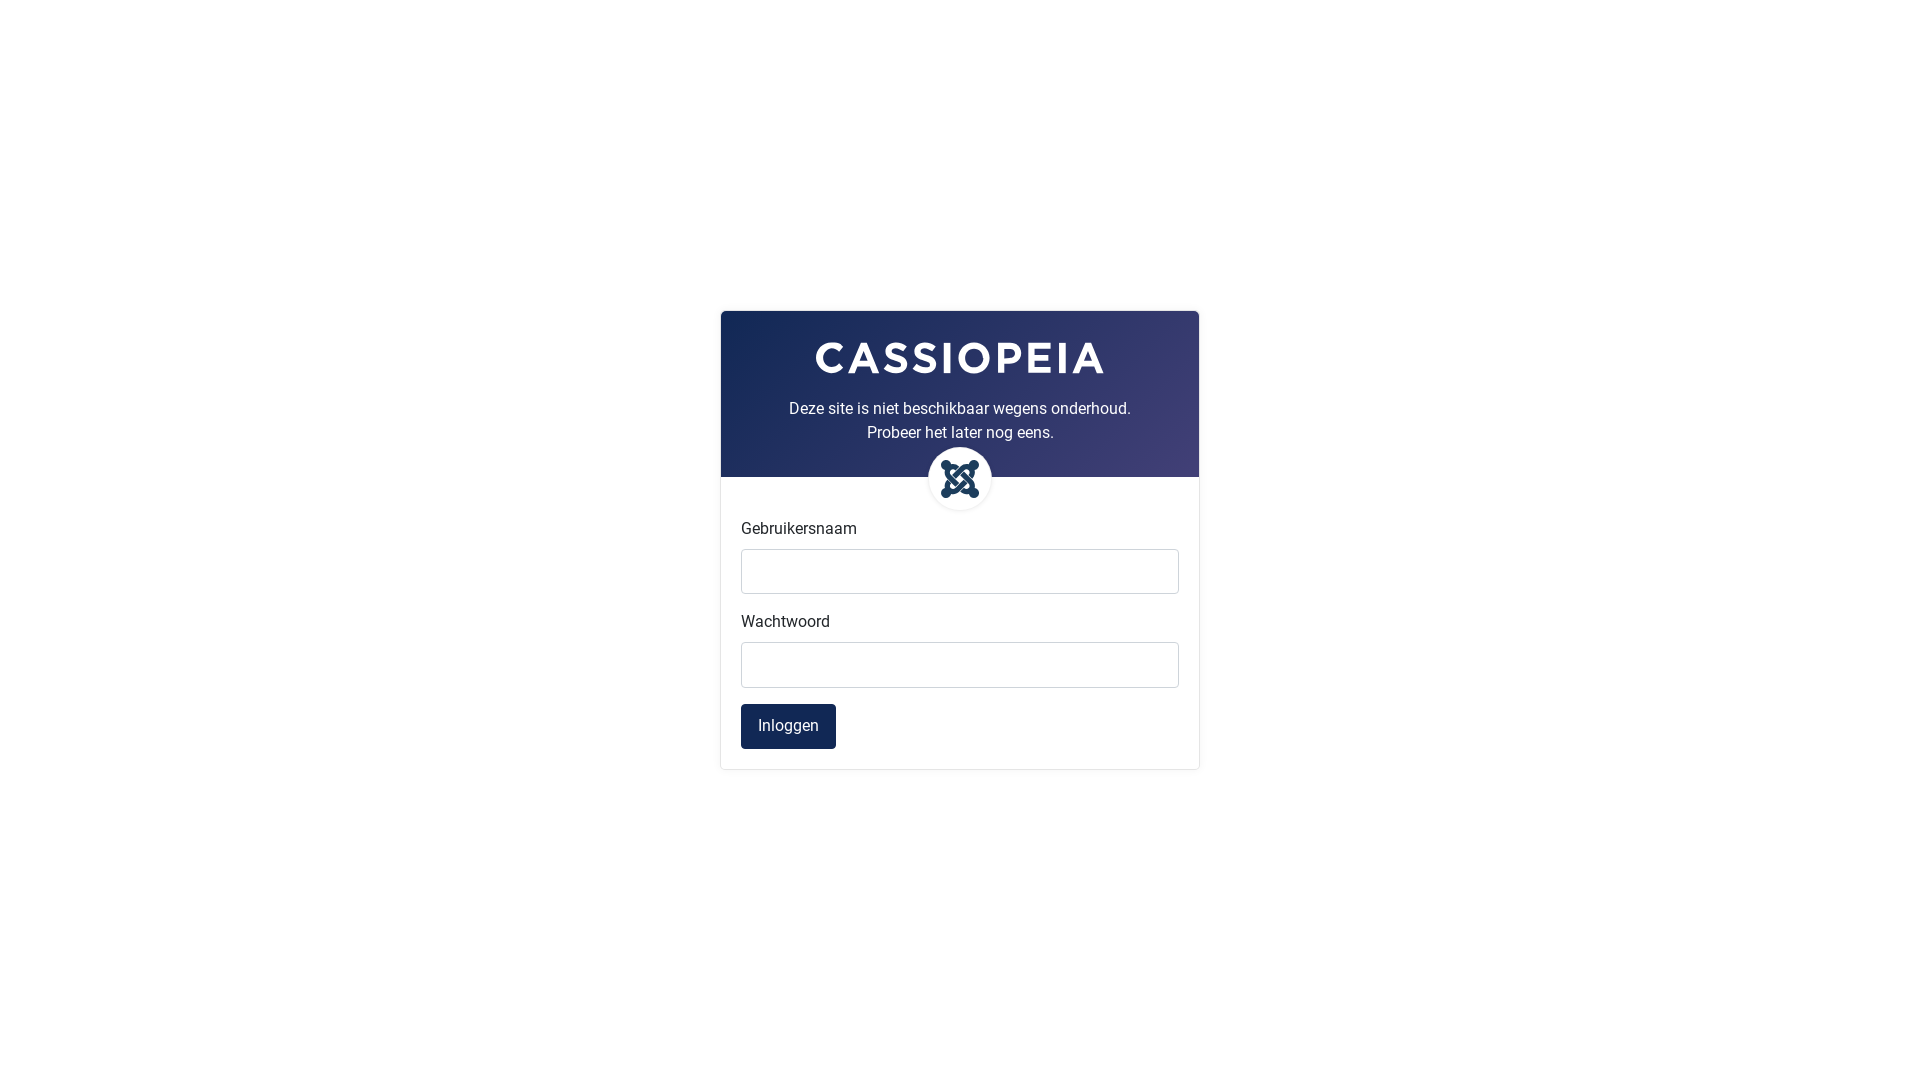 This screenshot has height=1080, width=1920. Describe the element at coordinates (787, 726) in the screenshot. I see `'Inloggen'` at that location.